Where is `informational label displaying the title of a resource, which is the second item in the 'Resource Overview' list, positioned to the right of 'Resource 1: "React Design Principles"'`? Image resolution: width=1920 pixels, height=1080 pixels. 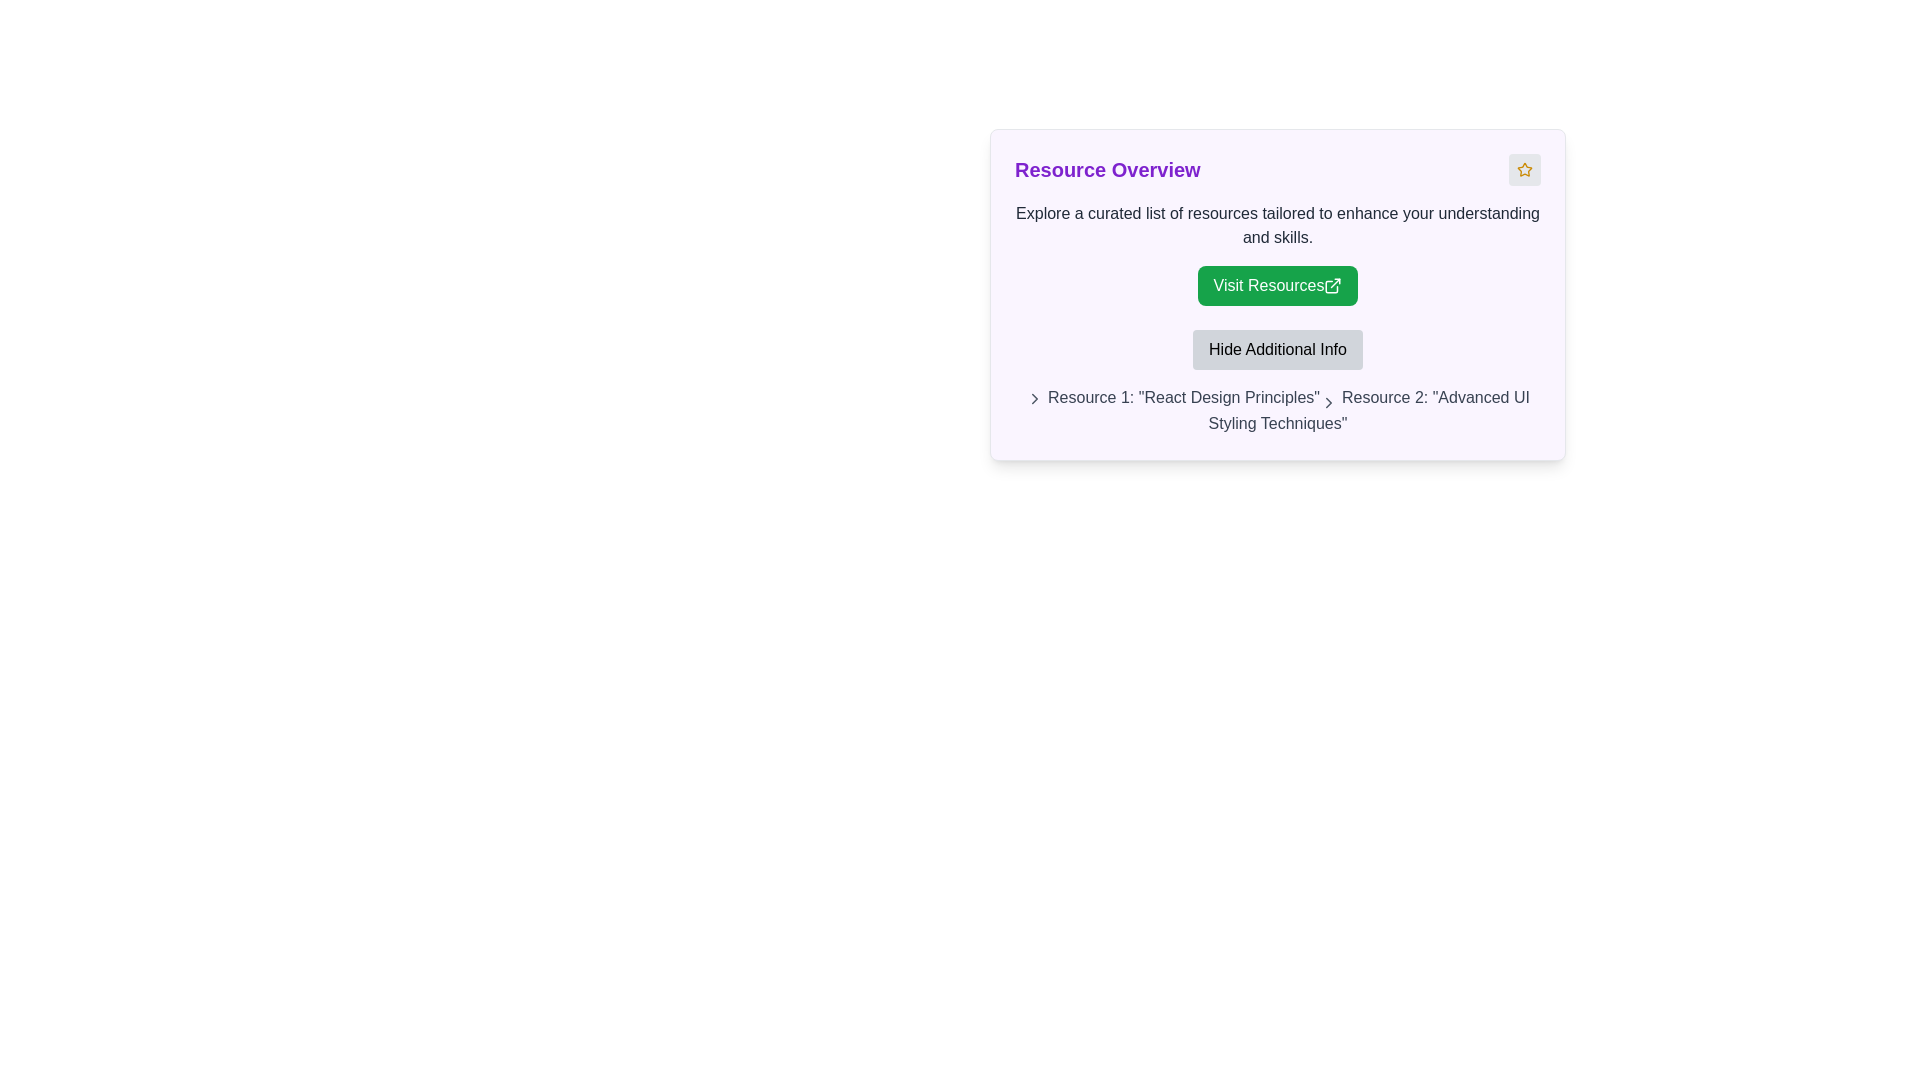 informational label displaying the title of a resource, which is the second item in the 'Resource Overview' list, positioned to the right of 'Resource 1: "React Design Principles"' is located at coordinates (1368, 409).